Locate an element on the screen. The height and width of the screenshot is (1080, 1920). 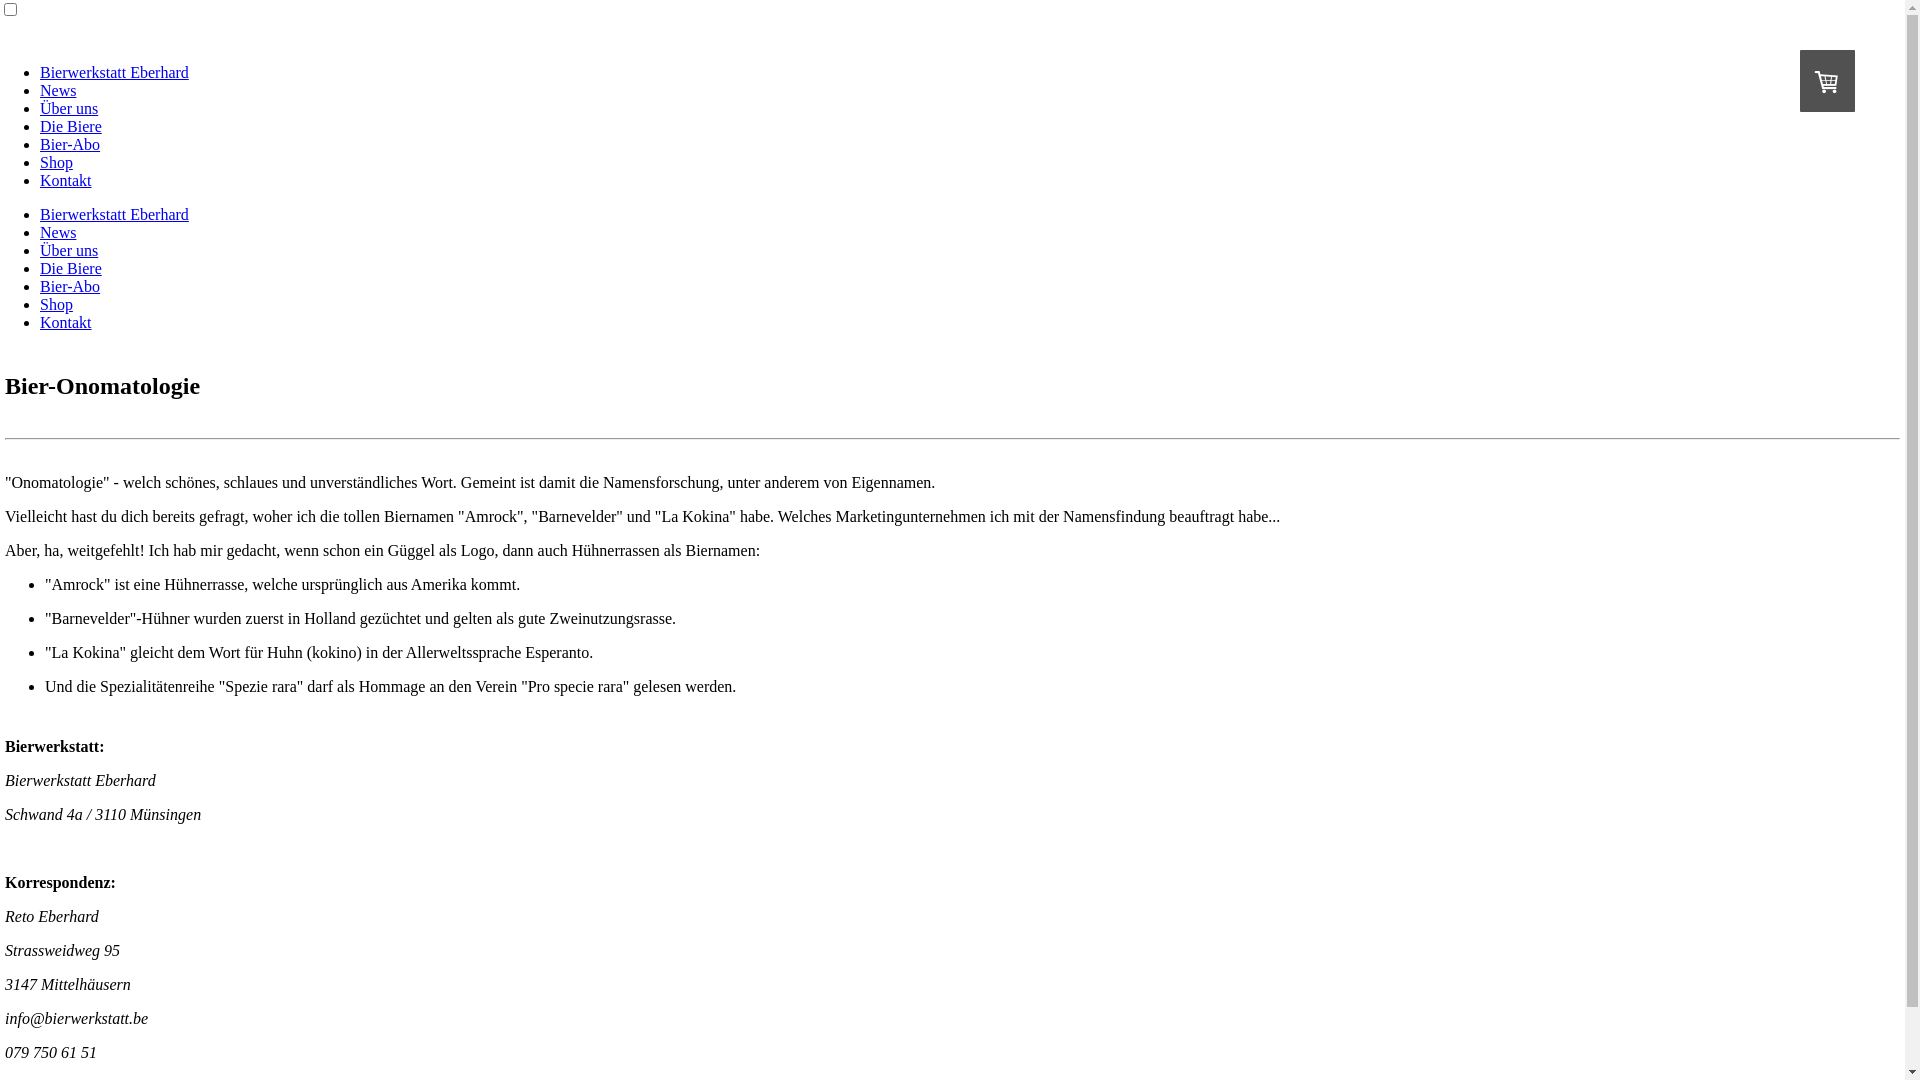
'News' is located at coordinates (57, 90).